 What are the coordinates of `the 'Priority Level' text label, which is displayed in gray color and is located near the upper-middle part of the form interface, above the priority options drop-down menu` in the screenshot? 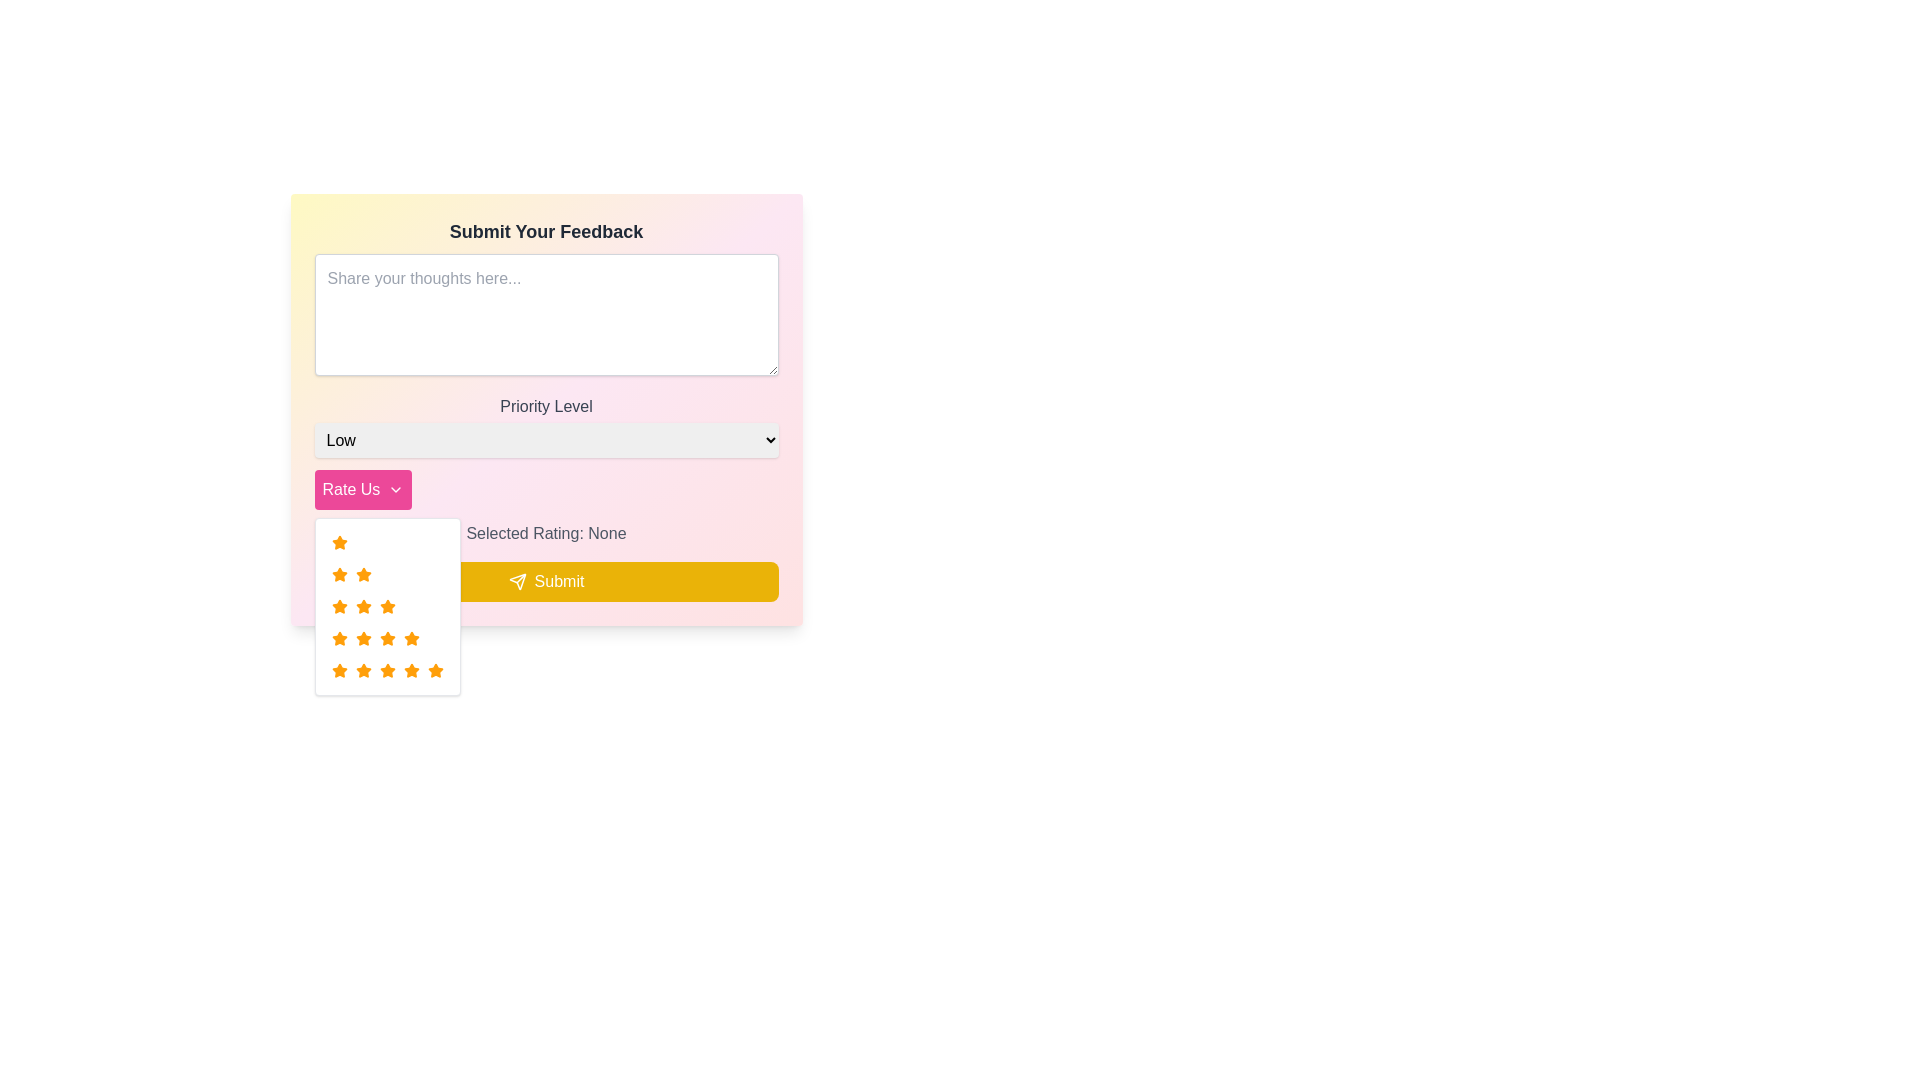 It's located at (546, 406).